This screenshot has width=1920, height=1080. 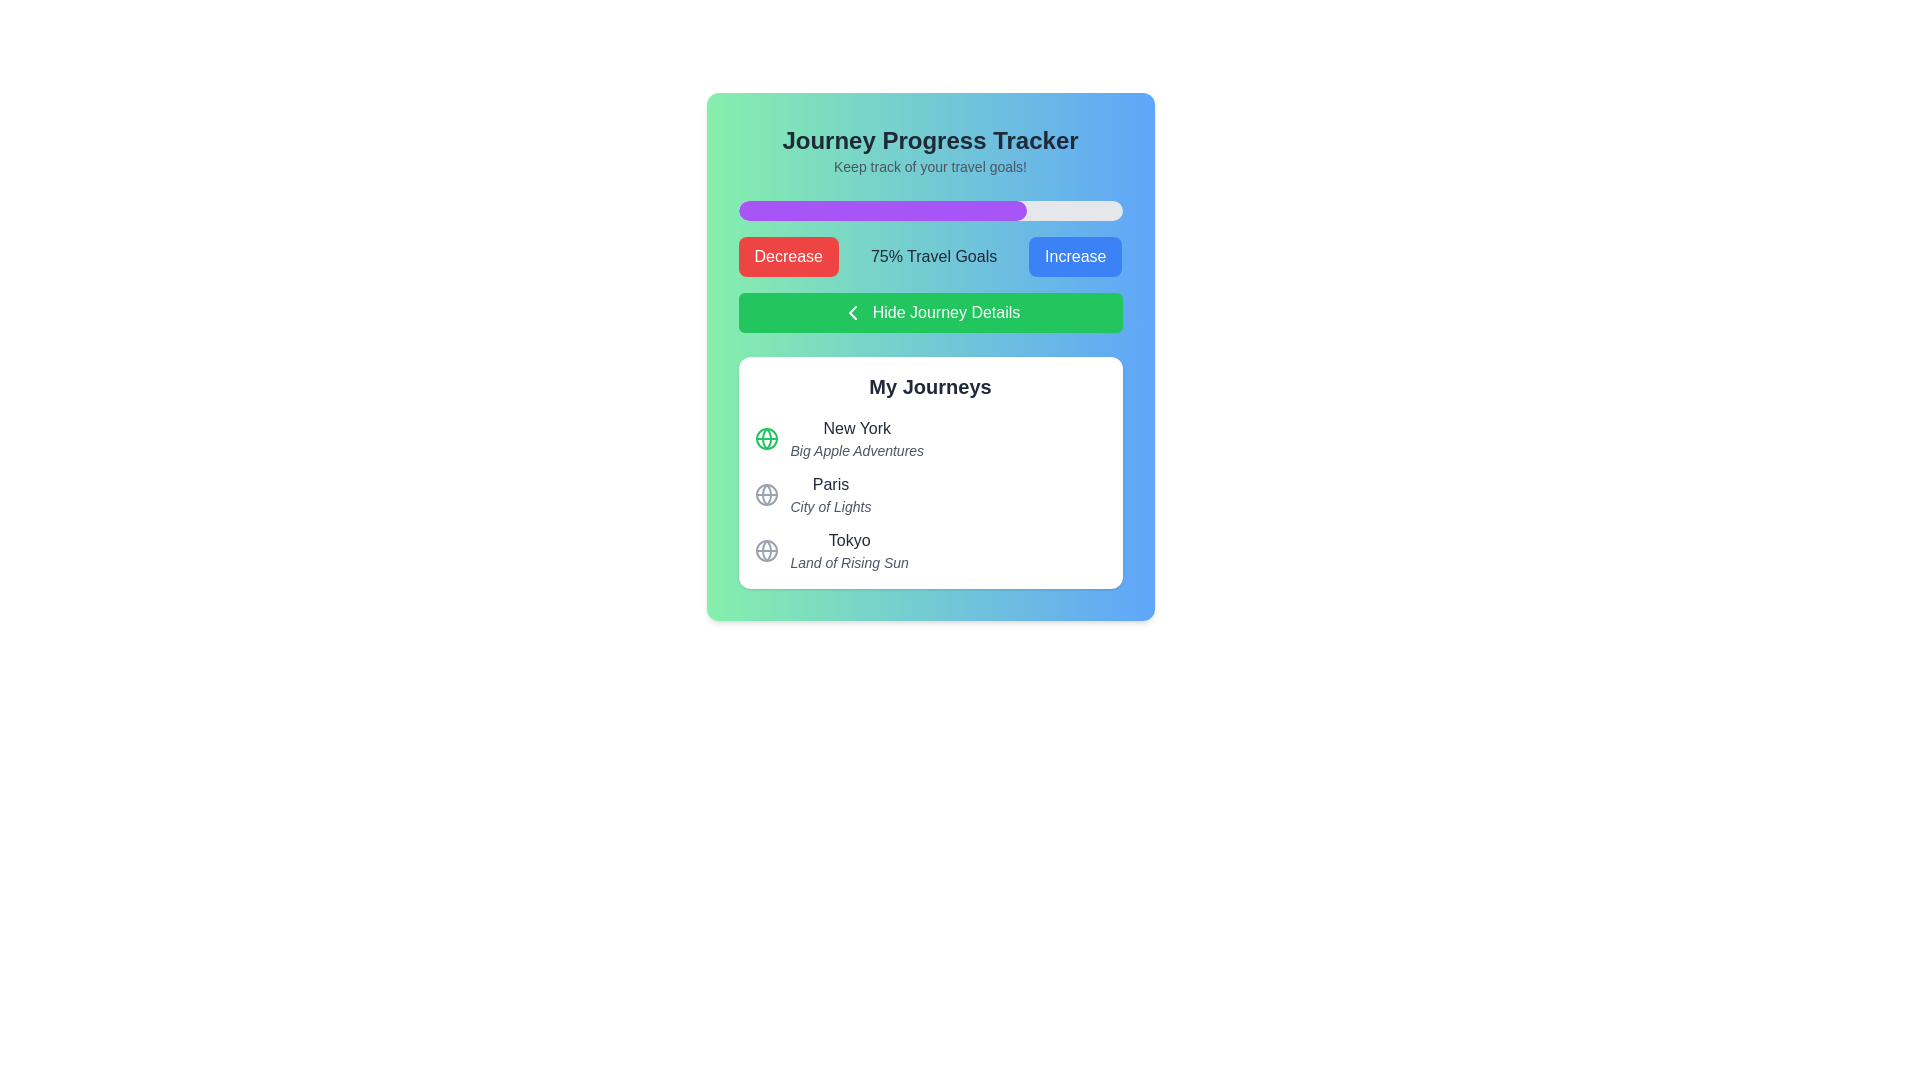 What do you see at coordinates (849, 563) in the screenshot?
I see `the text label displaying 'Land of Rising Sun', which is located below 'Tokyo' in a list format` at bounding box center [849, 563].